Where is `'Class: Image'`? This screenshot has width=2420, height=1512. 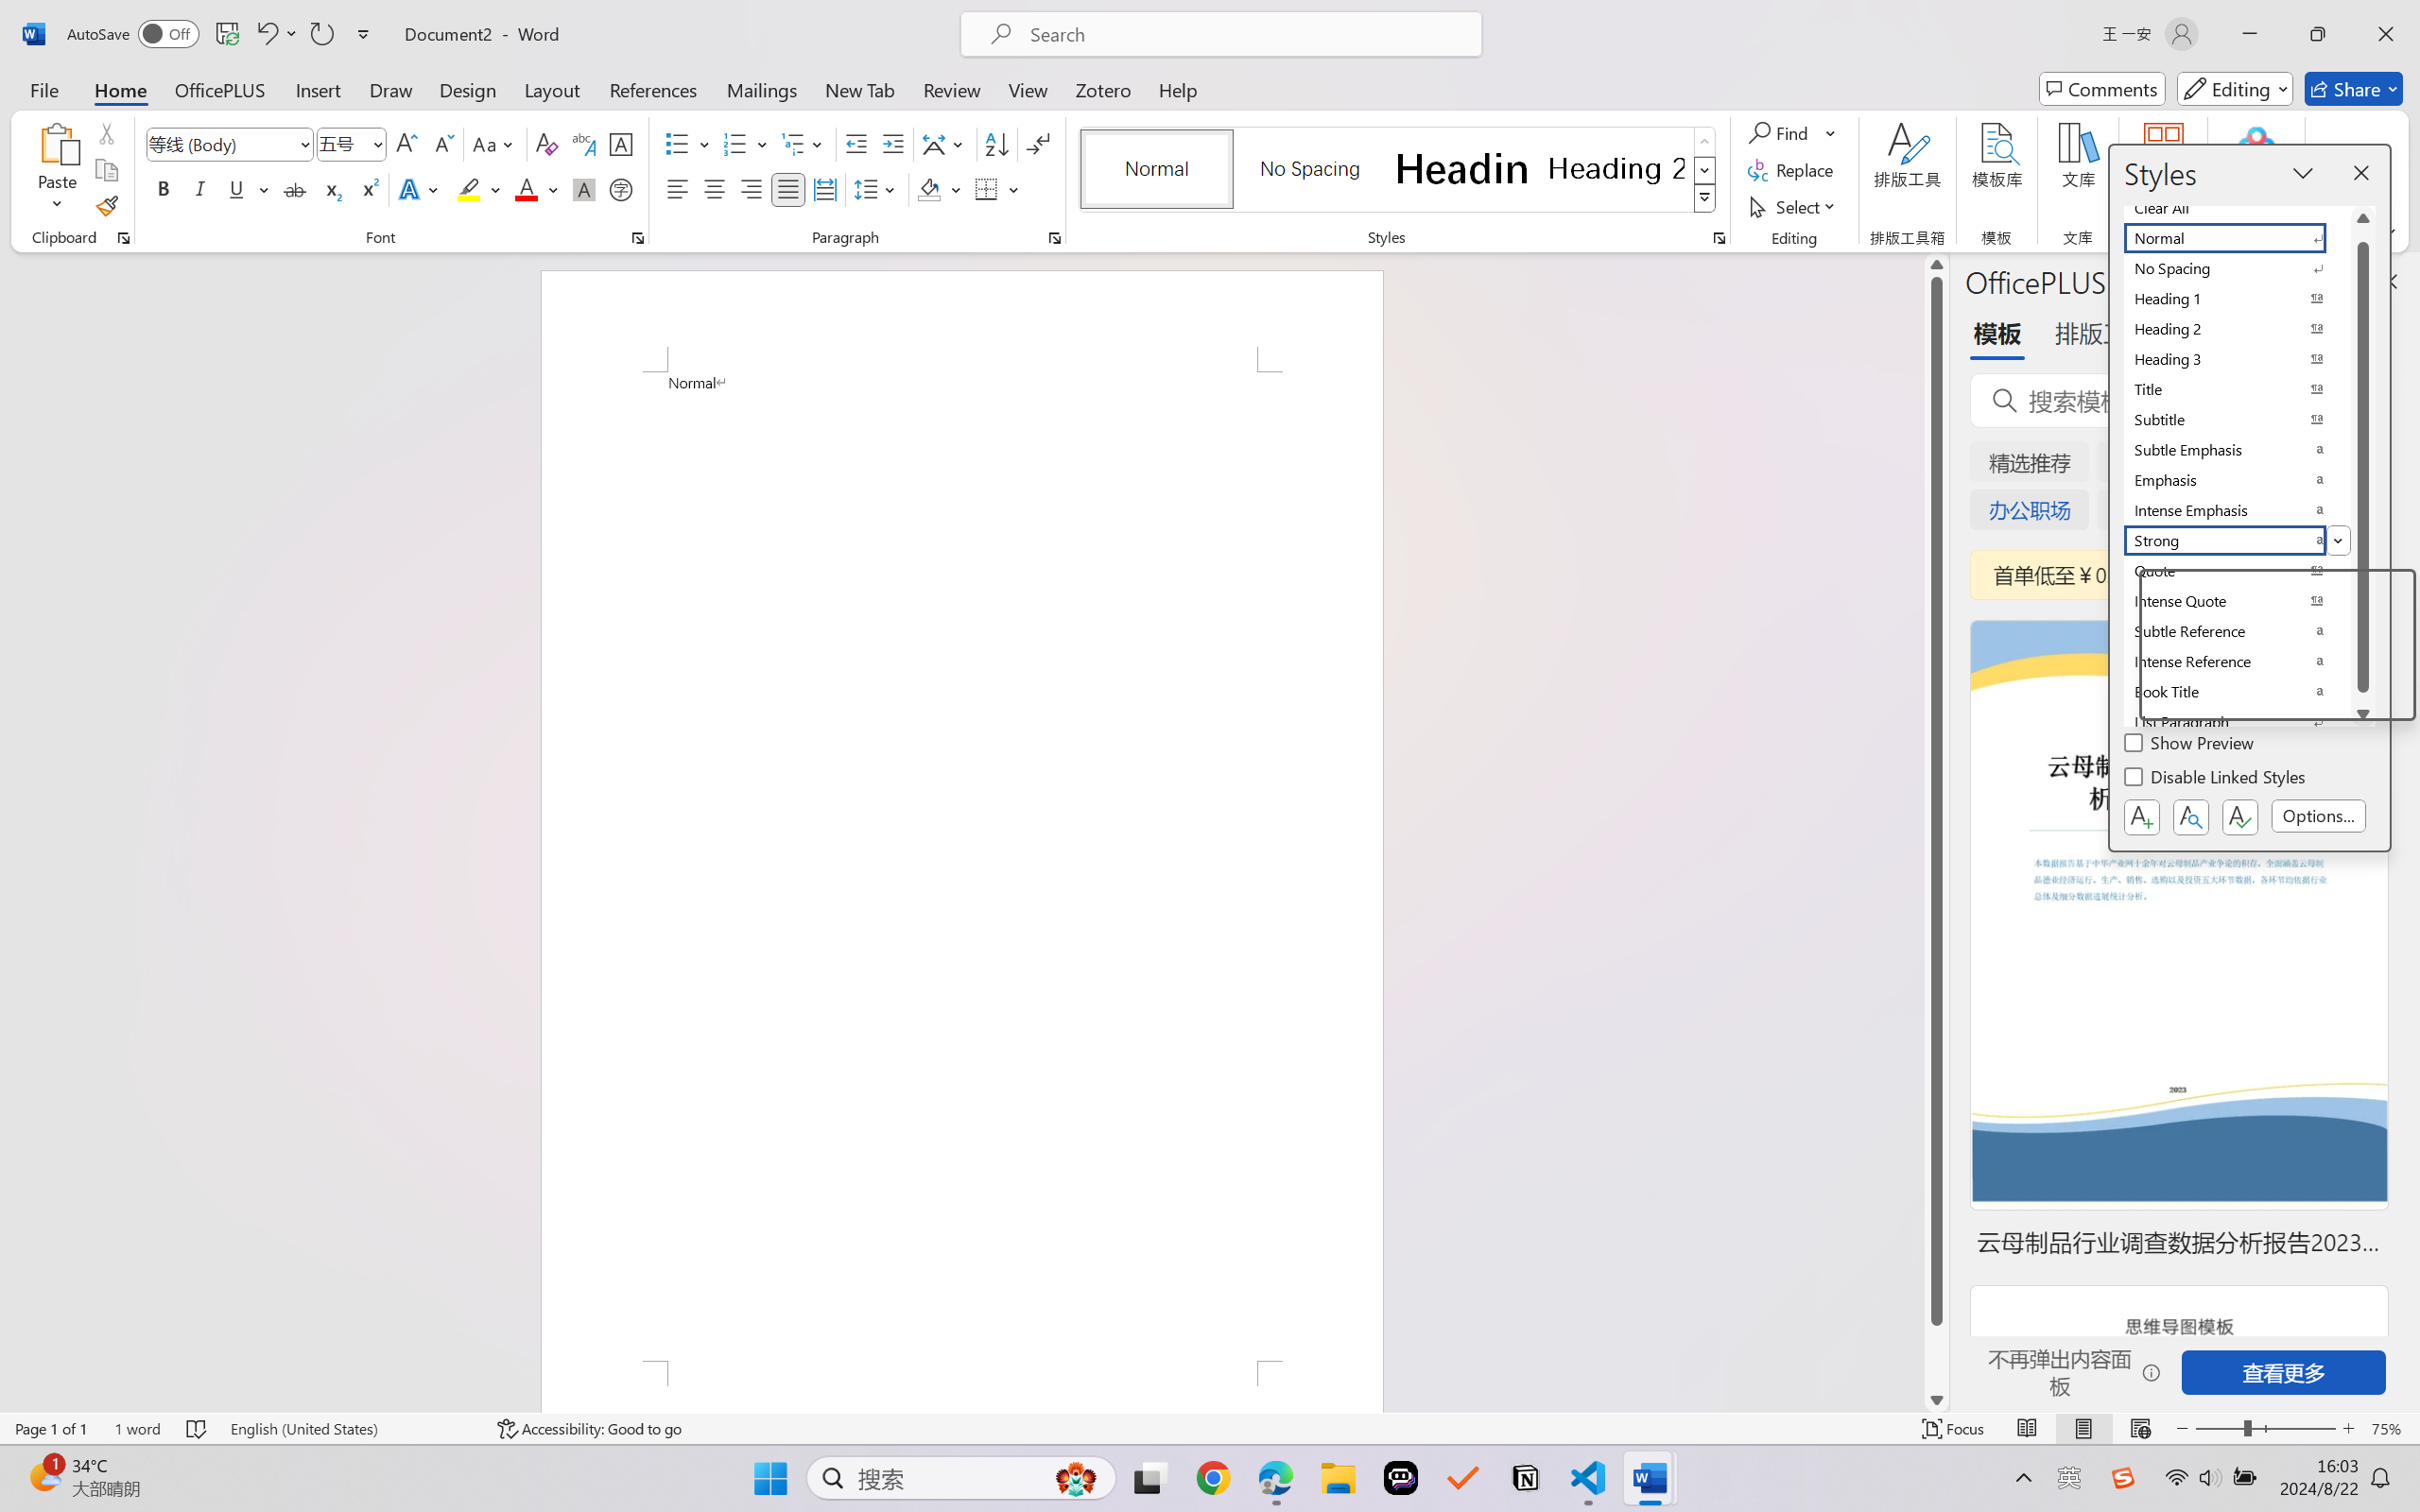
'Class: Image' is located at coordinates (2122, 1478).